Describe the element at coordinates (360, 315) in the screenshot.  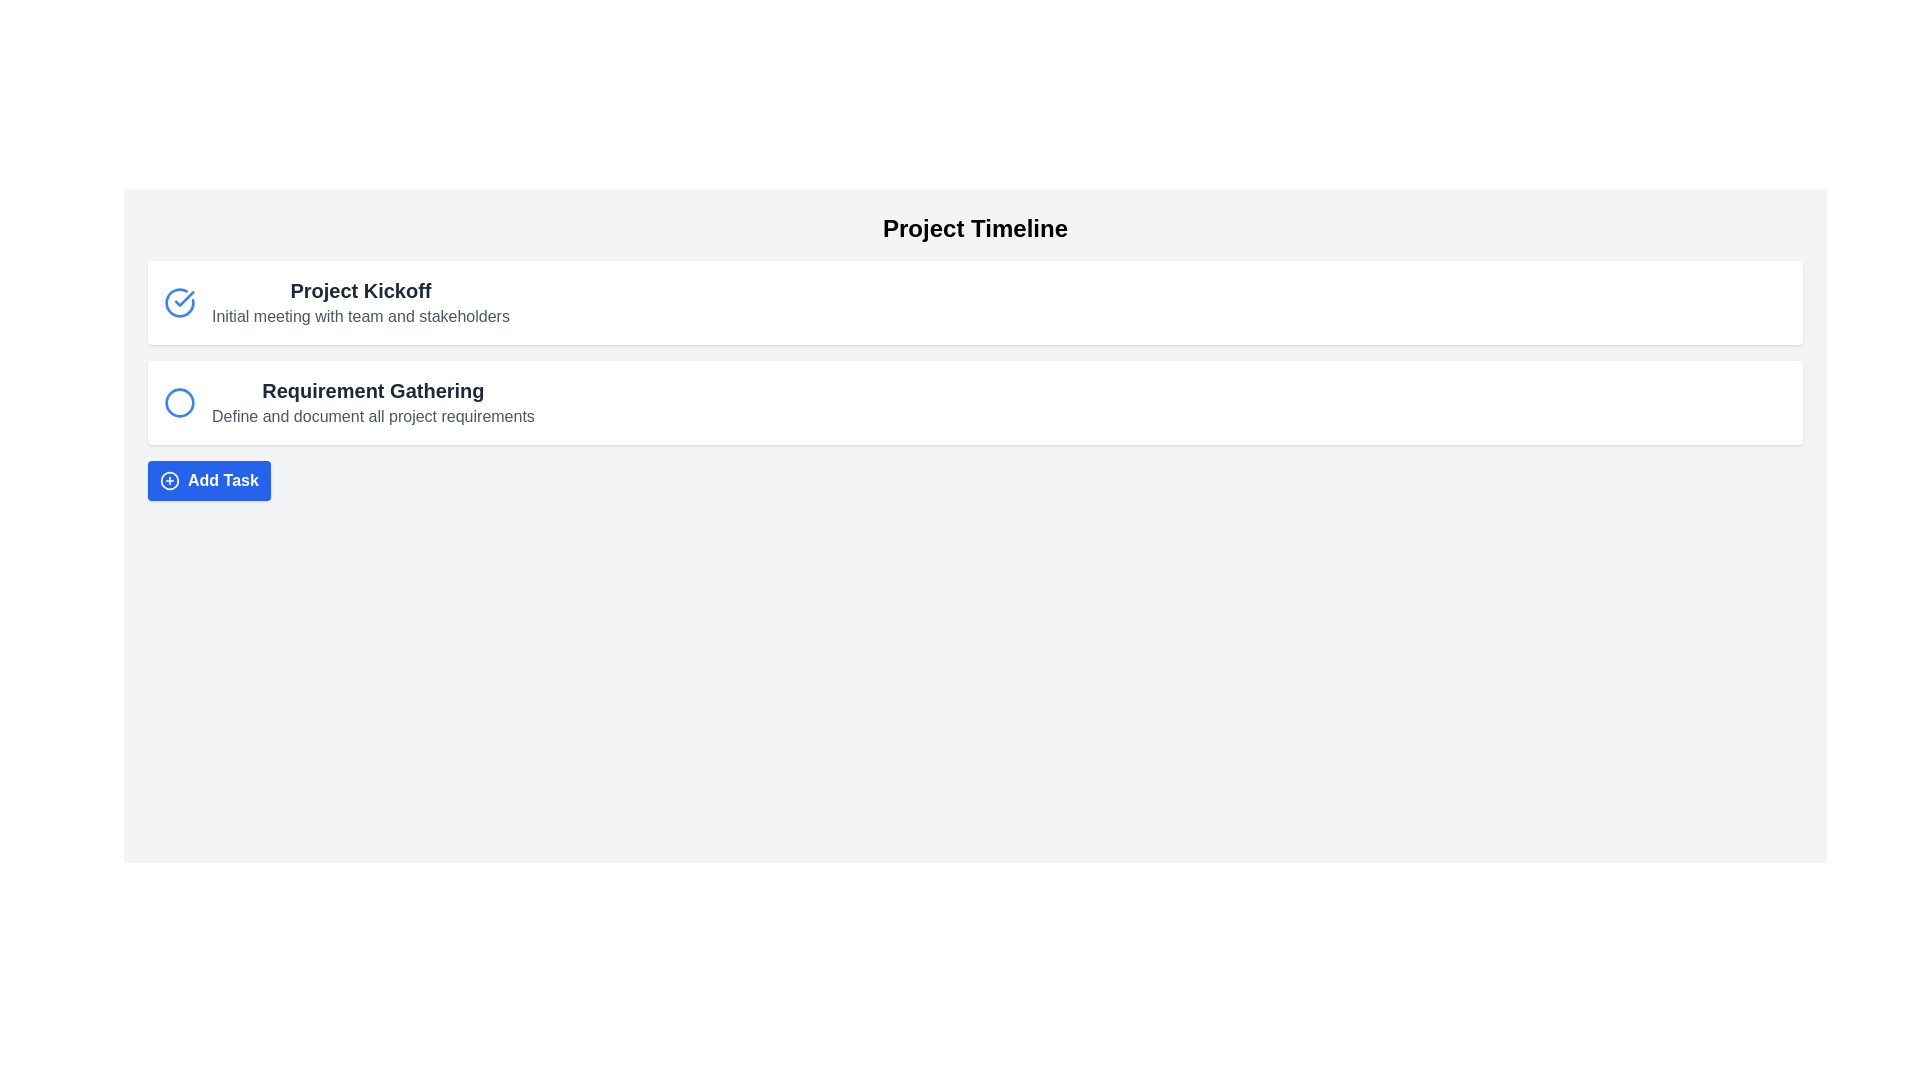
I see `the text label that displays 'Initial meeting with team and stakeholders', which is styled in gray and positioned below the bold title 'Project Kickoff'` at that location.